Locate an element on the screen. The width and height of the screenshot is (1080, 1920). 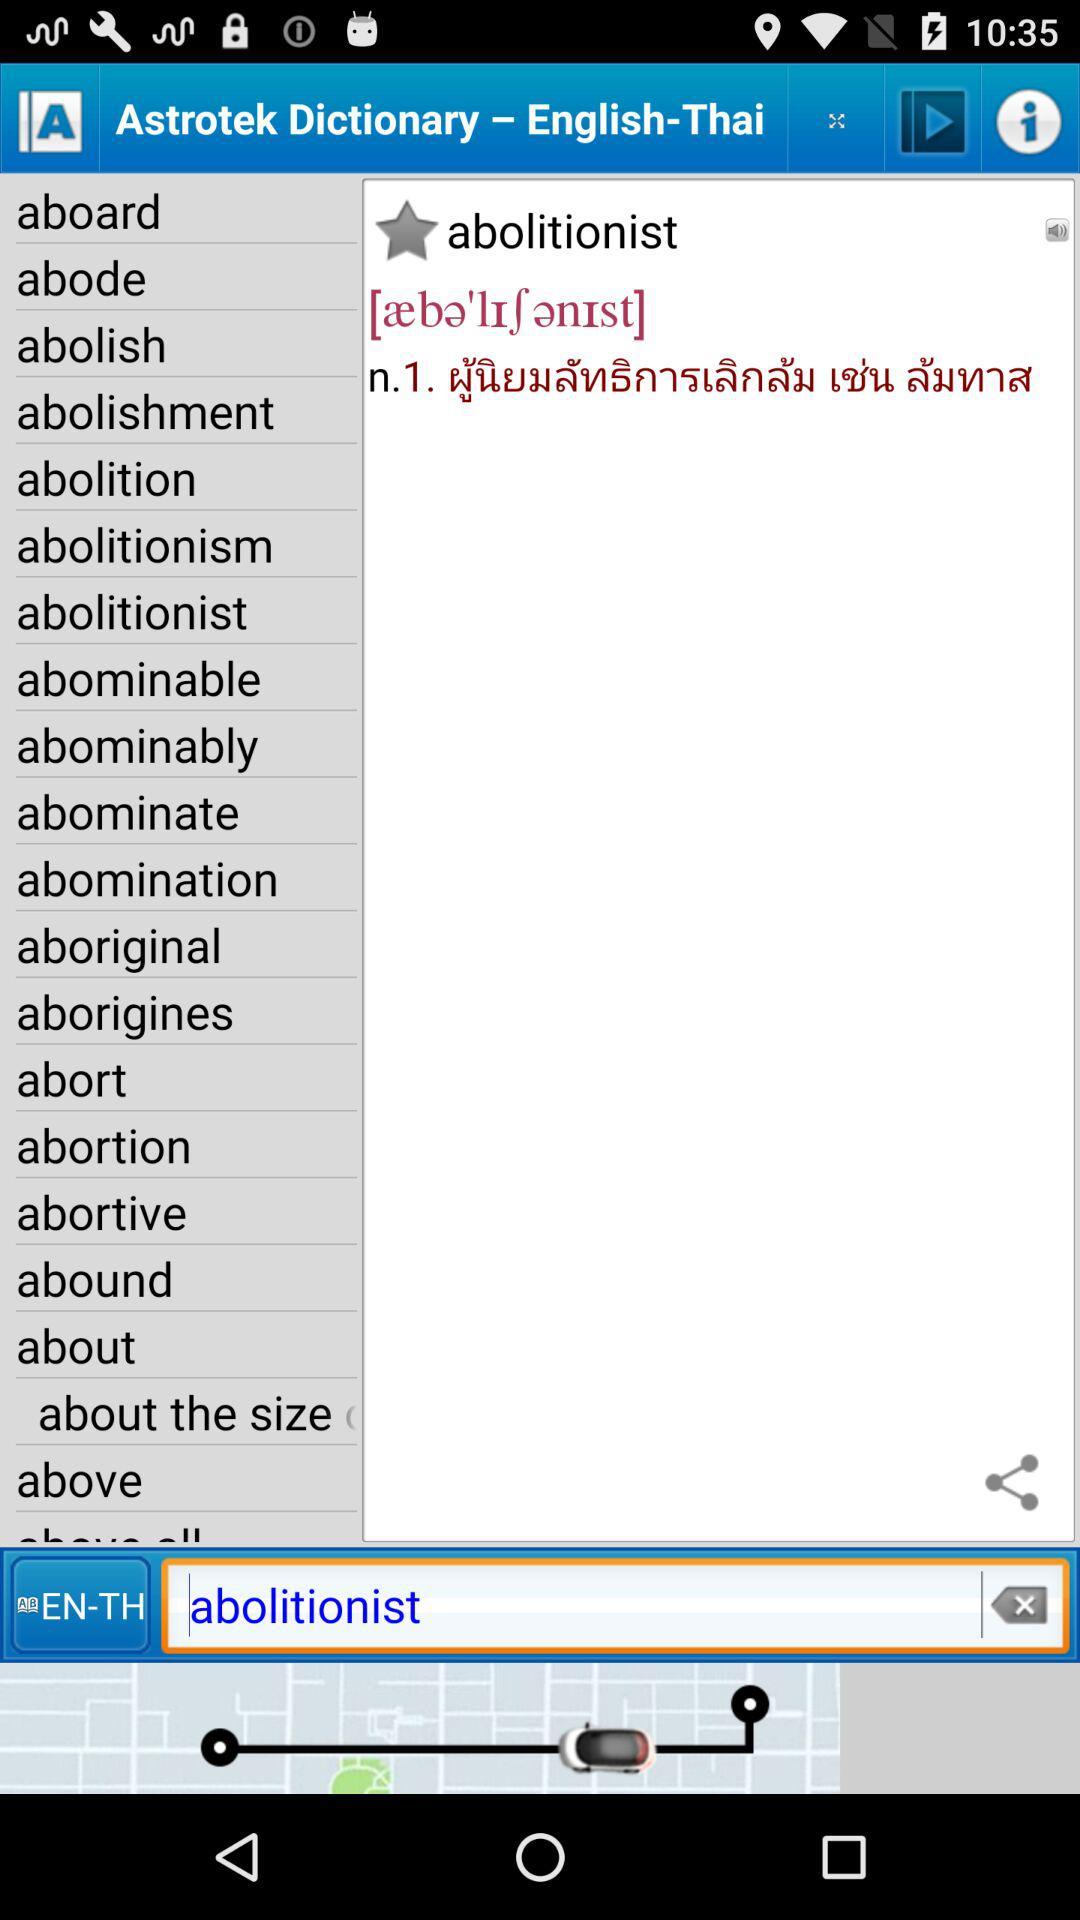
a is located at coordinates (49, 117).